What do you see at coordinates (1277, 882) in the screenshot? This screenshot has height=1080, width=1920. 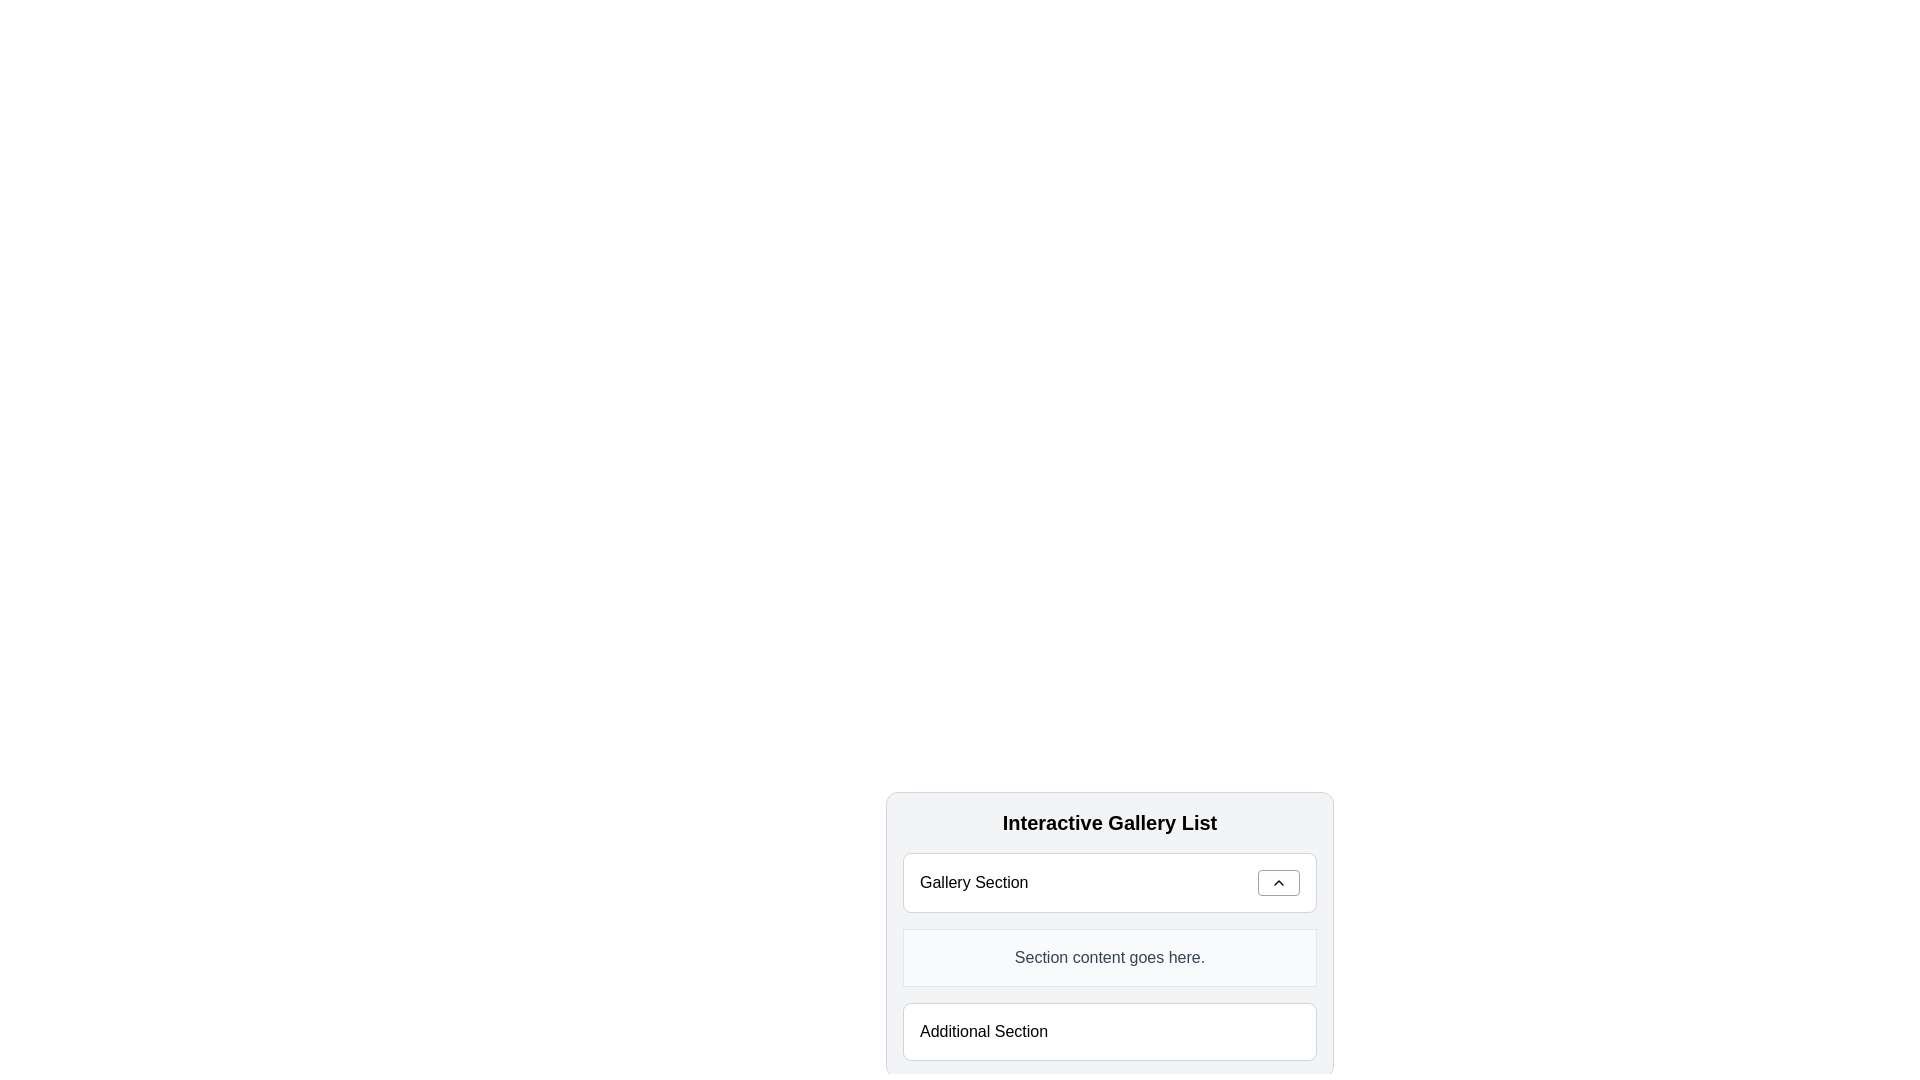 I see `the button located at the upper-right corner of the 'Gallery Section'` at bounding box center [1277, 882].